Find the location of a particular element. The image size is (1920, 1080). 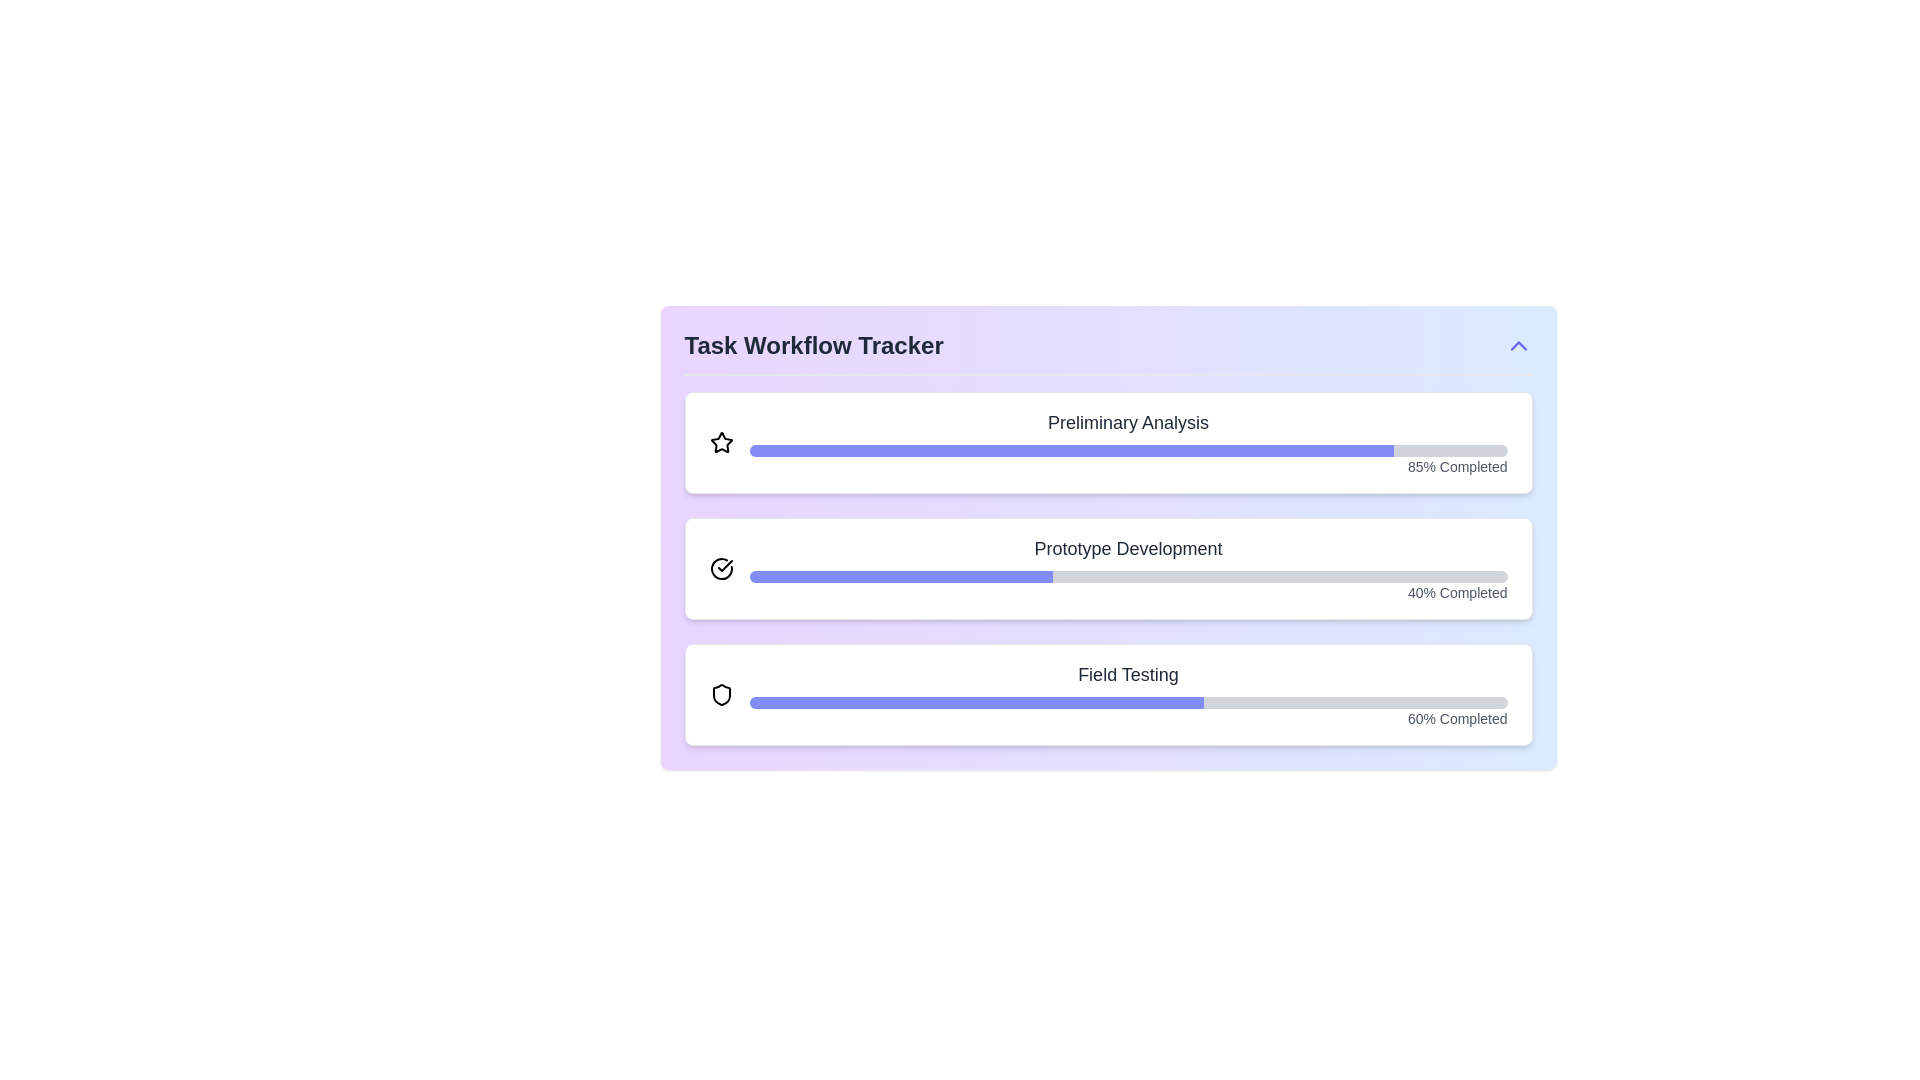

the horizontal progress bar indicating 60% completion in the 'Field Testing' section of the task workflow tracker interface is located at coordinates (1128, 701).